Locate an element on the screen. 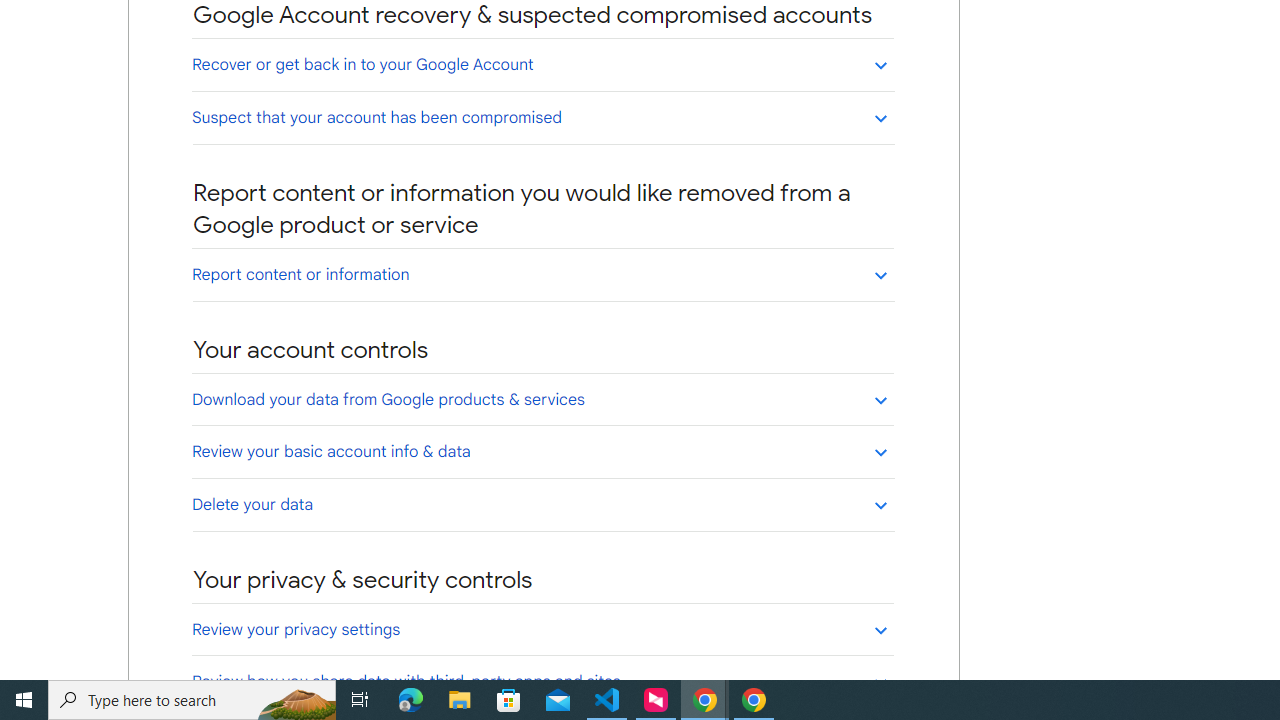 The image size is (1280, 720). 'Suspect that your account has been compromised' is located at coordinates (542, 117).